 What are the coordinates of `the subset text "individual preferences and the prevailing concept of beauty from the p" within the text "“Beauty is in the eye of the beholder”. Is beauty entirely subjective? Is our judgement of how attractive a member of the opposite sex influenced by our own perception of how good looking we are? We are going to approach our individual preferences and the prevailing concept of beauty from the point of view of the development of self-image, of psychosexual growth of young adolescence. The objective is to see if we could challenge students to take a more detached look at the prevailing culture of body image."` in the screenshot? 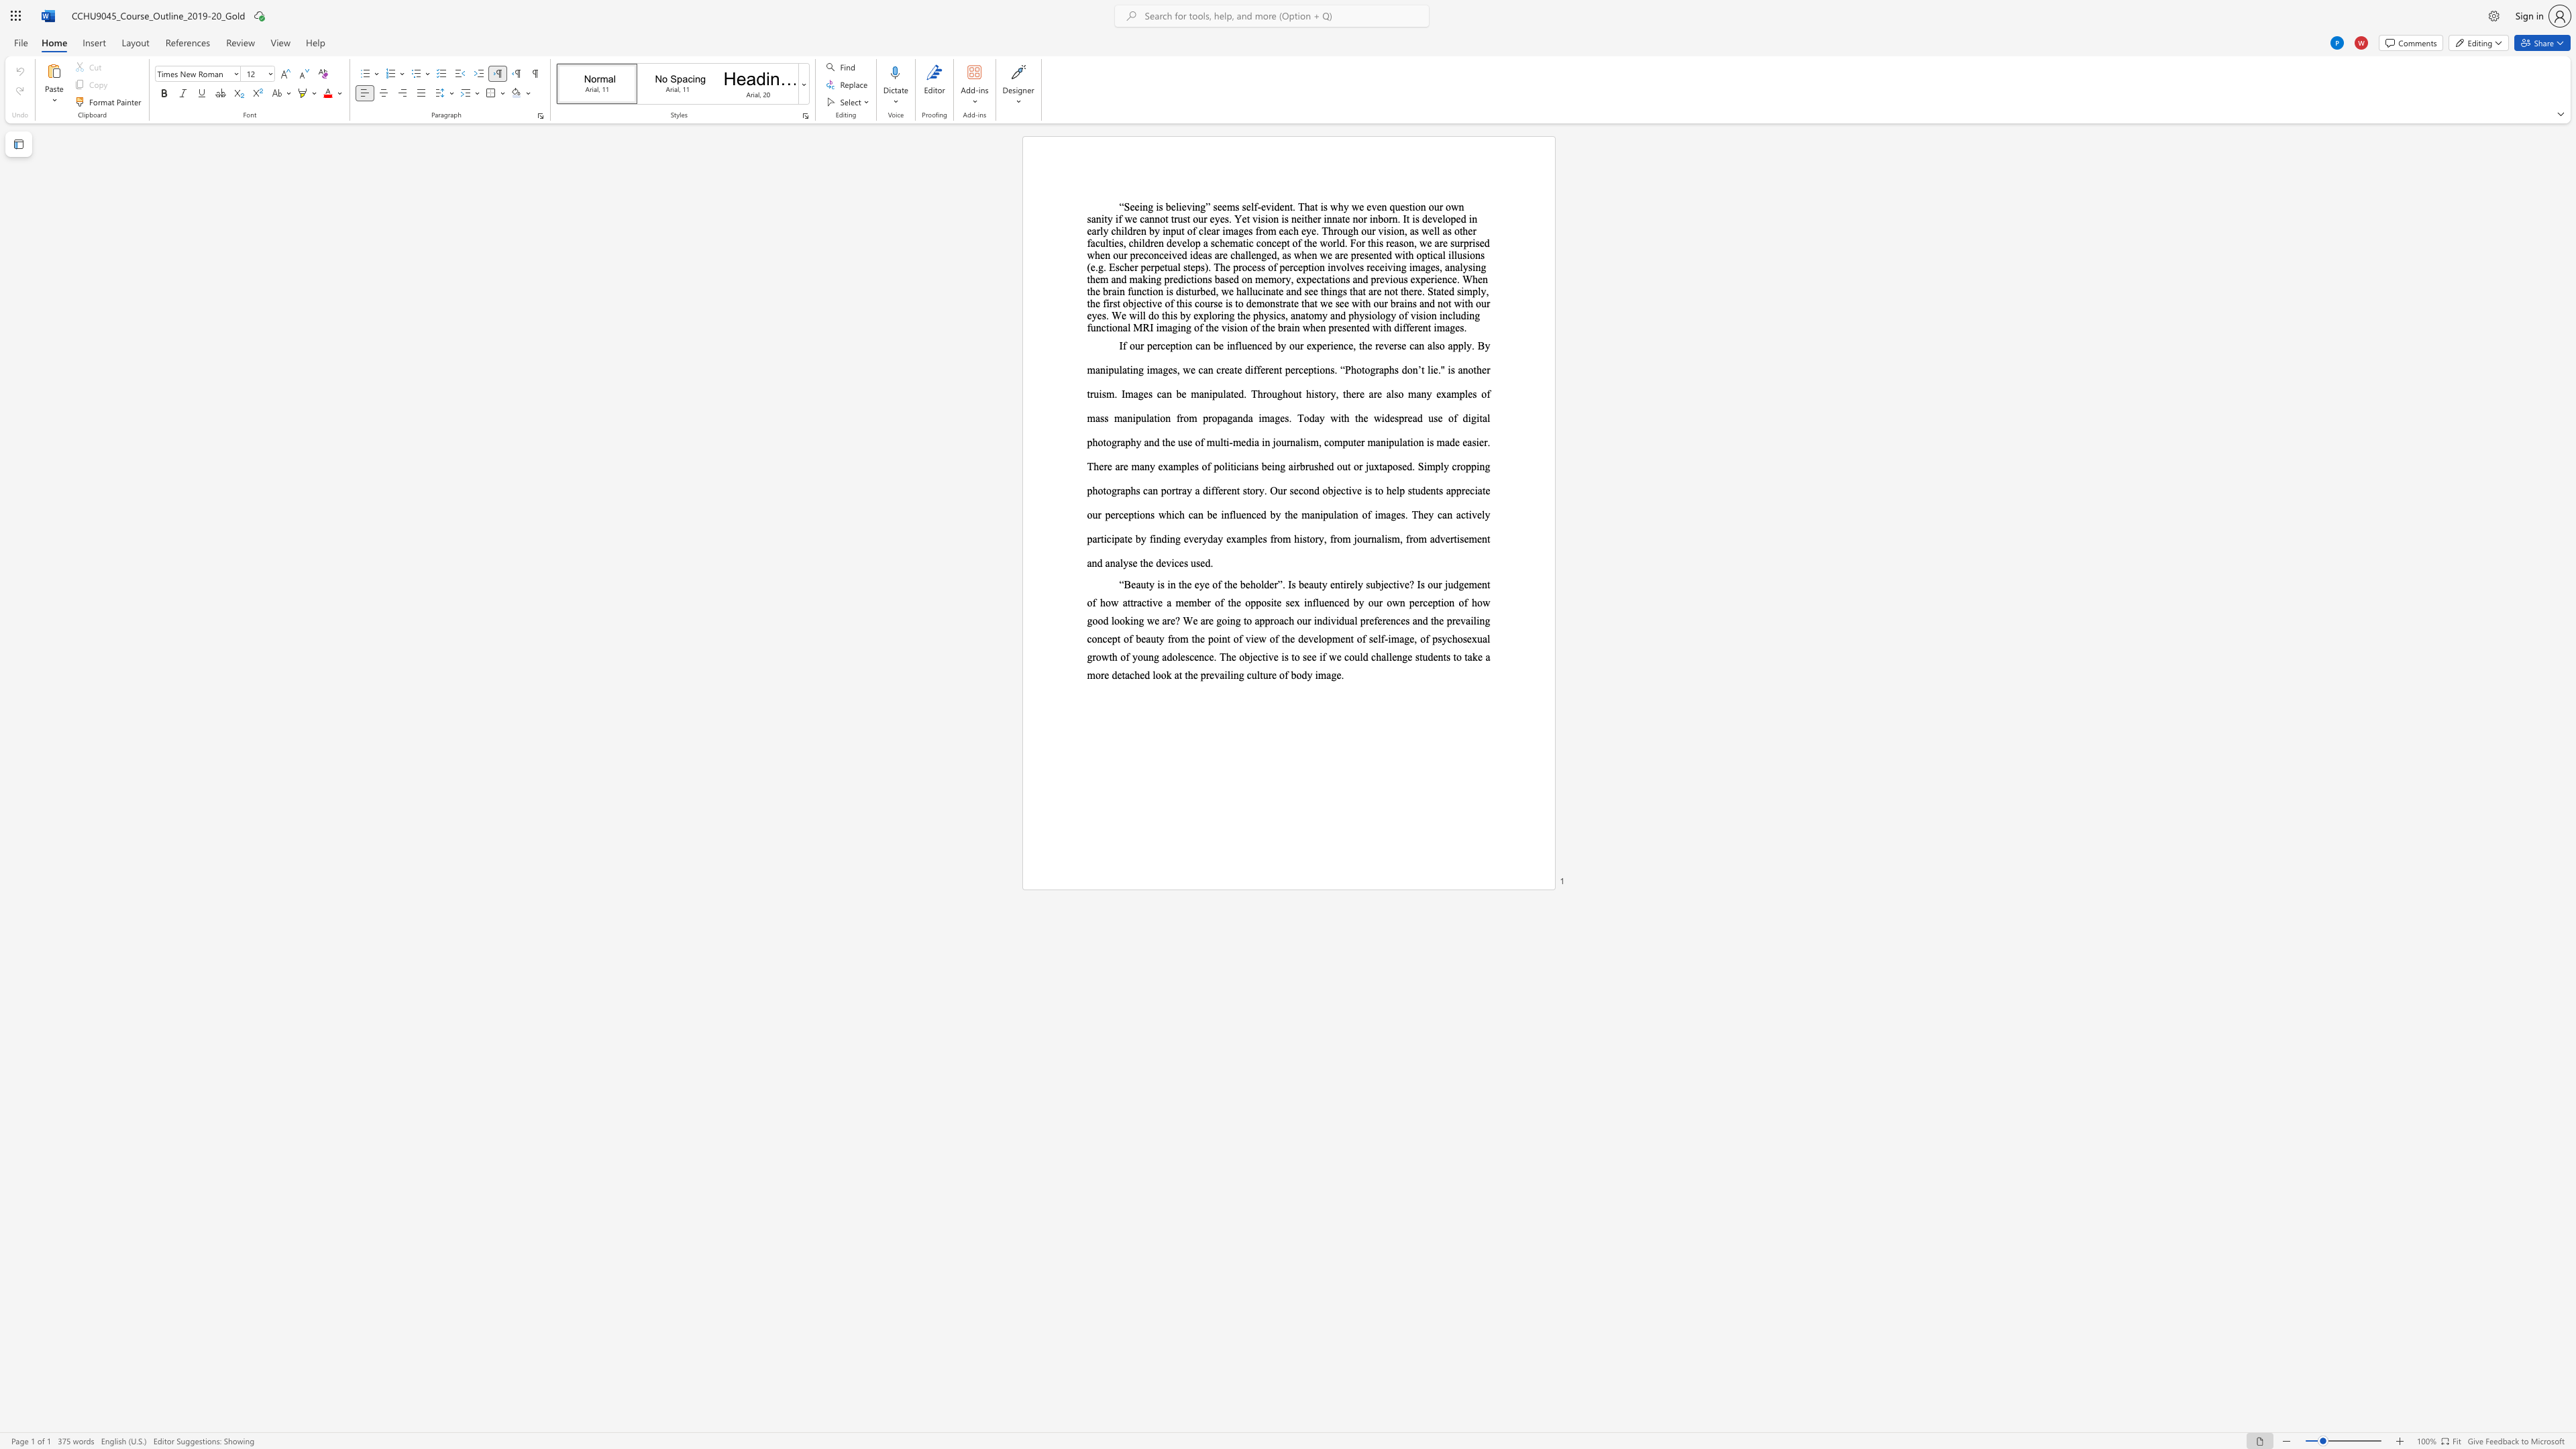 It's located at (1313, 620).